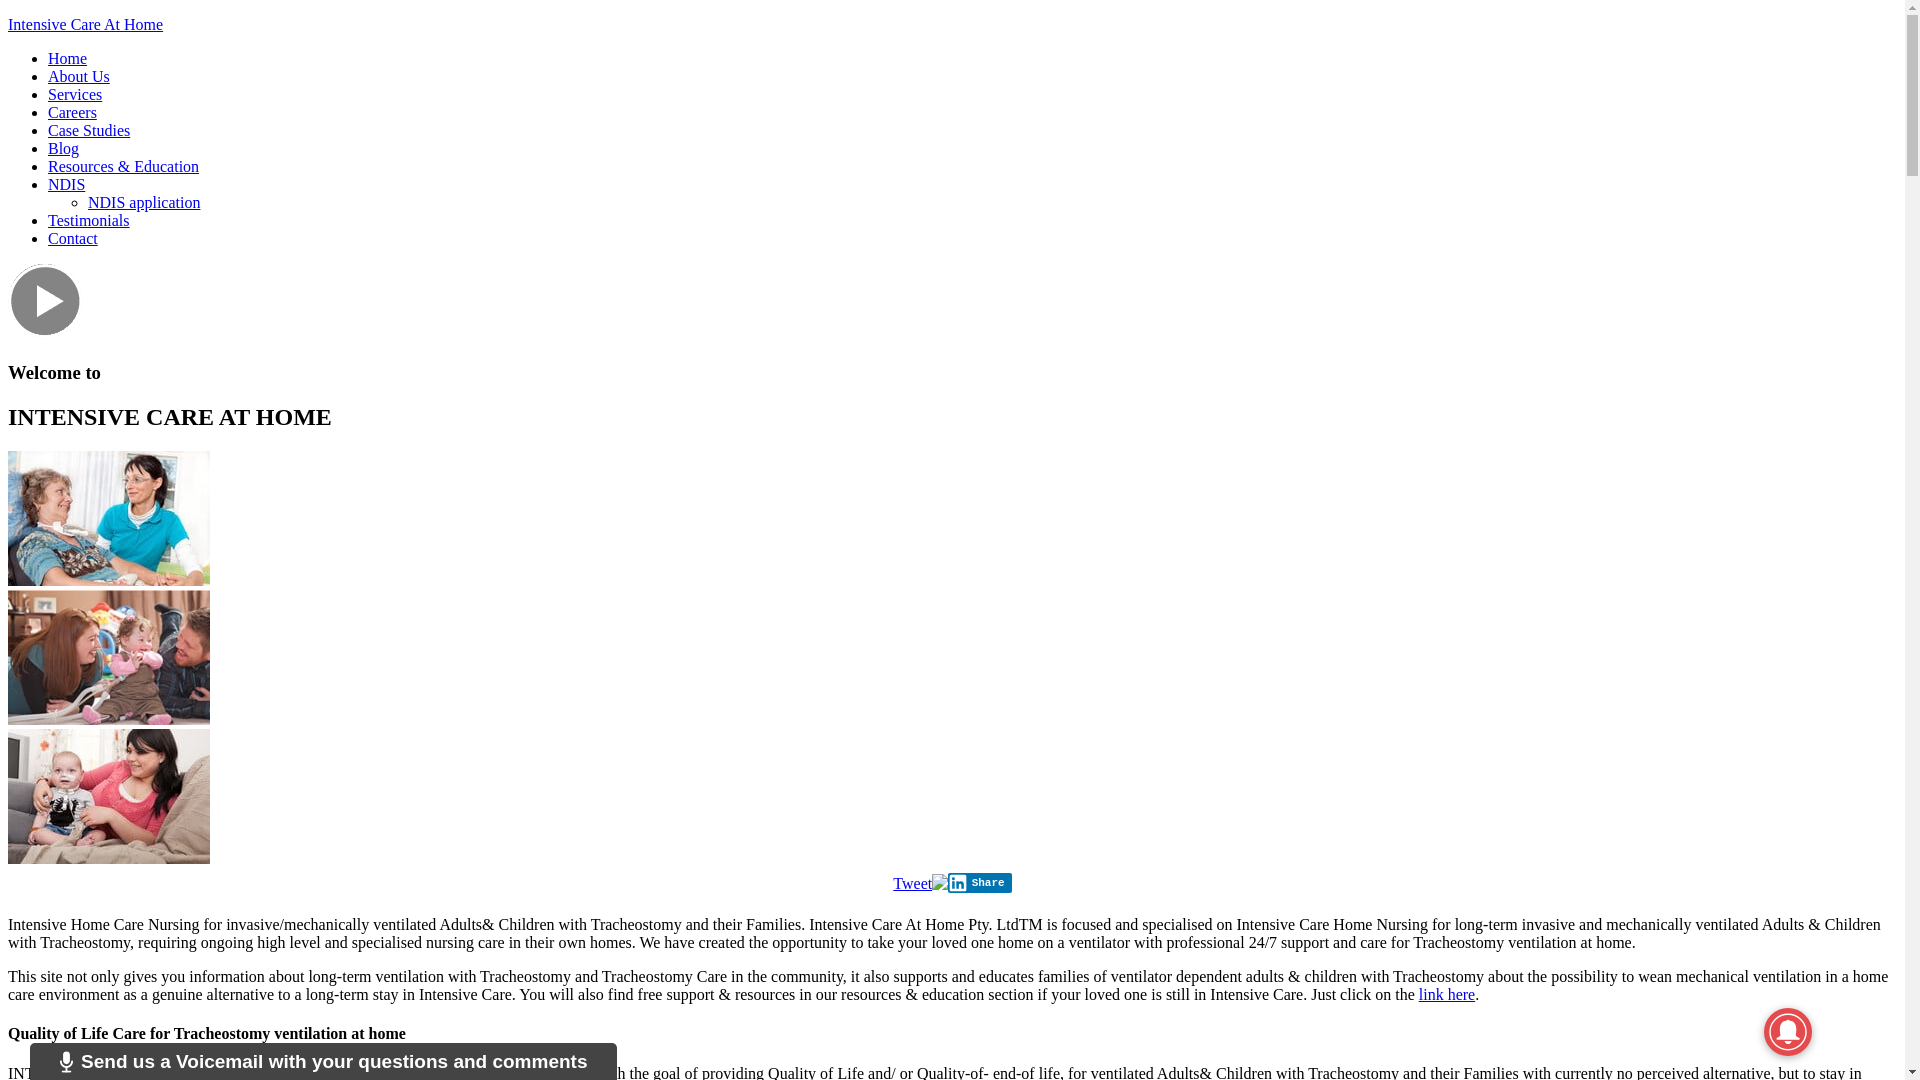 The height and width of the screenshot is (1080, 1920). What do you see at coordinates (66, 184) in the screenshot?
I see `'NDIS'` at bounding box center [66, 184].